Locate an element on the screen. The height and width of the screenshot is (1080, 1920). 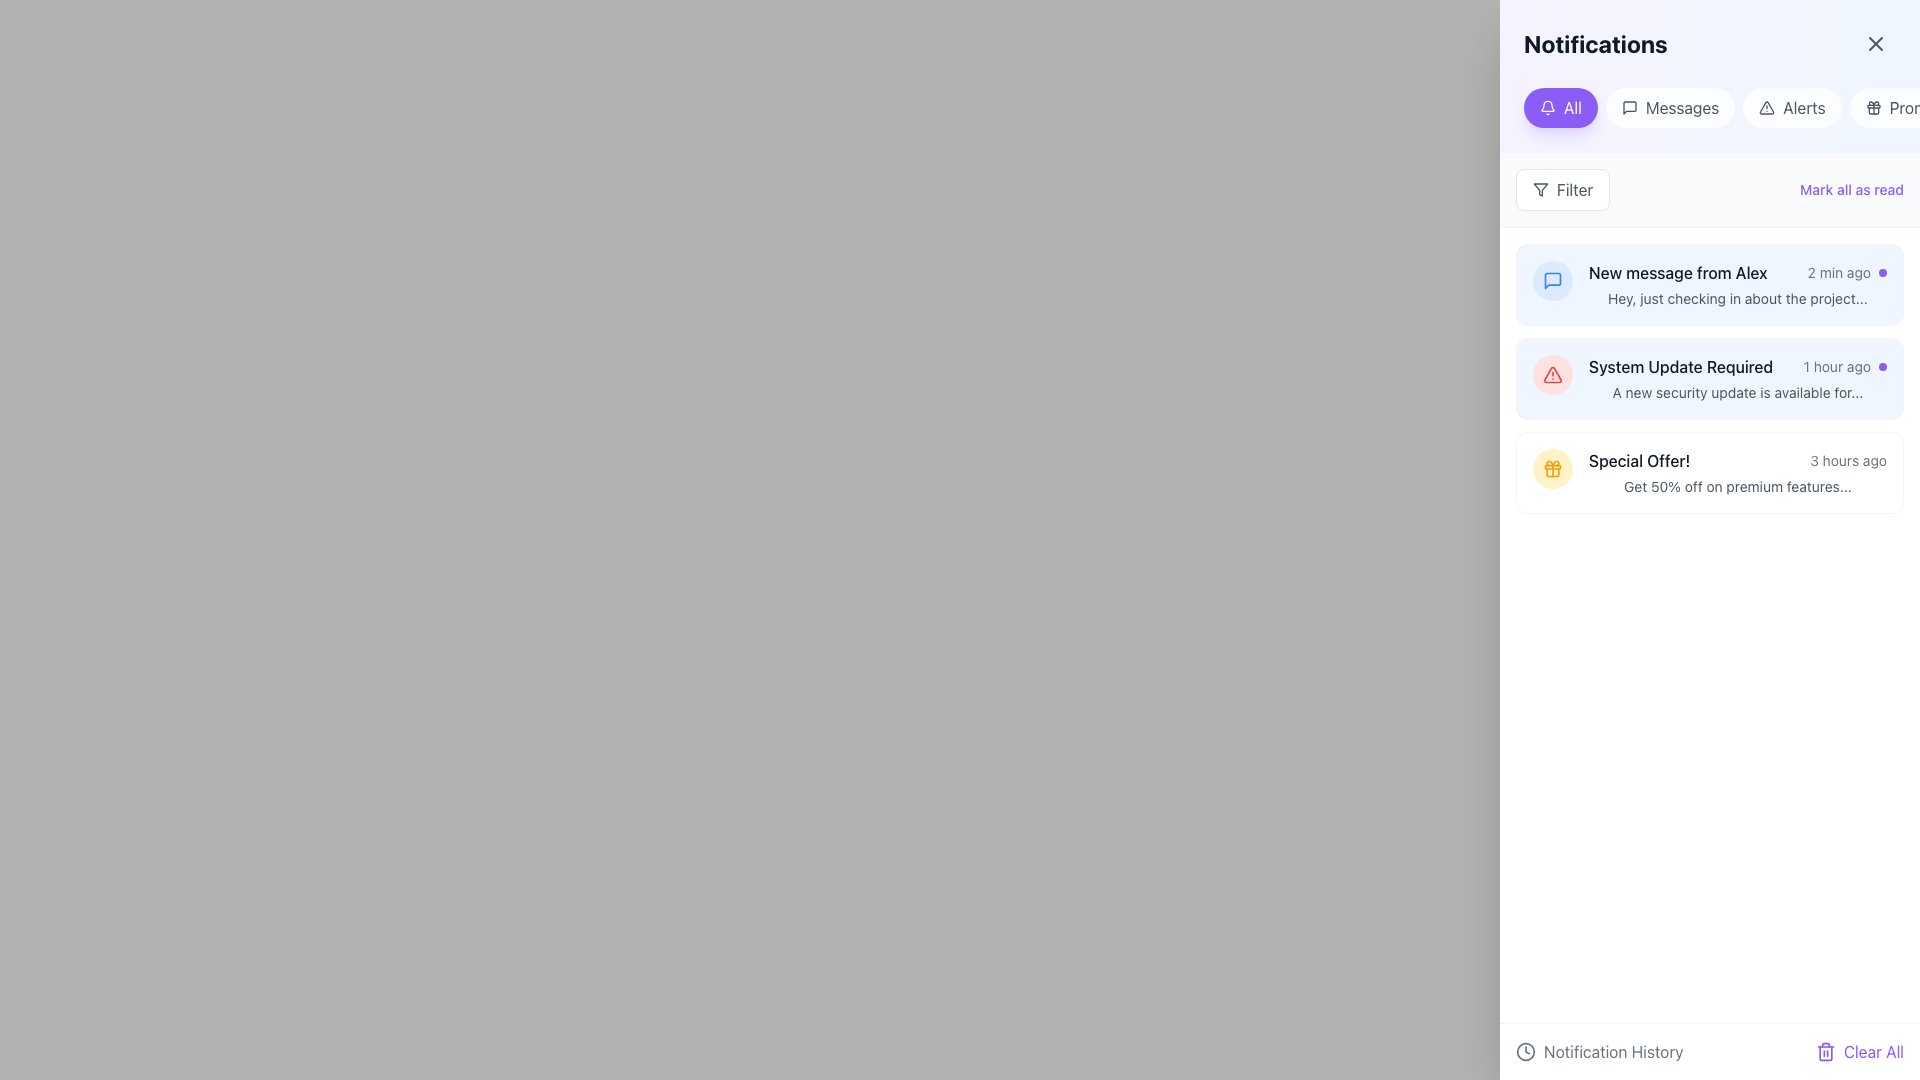
the second tab in the segmented tabs group that filters messages-related notifications, located below the 'Notifications' header is located at coordinates (1708, 108).